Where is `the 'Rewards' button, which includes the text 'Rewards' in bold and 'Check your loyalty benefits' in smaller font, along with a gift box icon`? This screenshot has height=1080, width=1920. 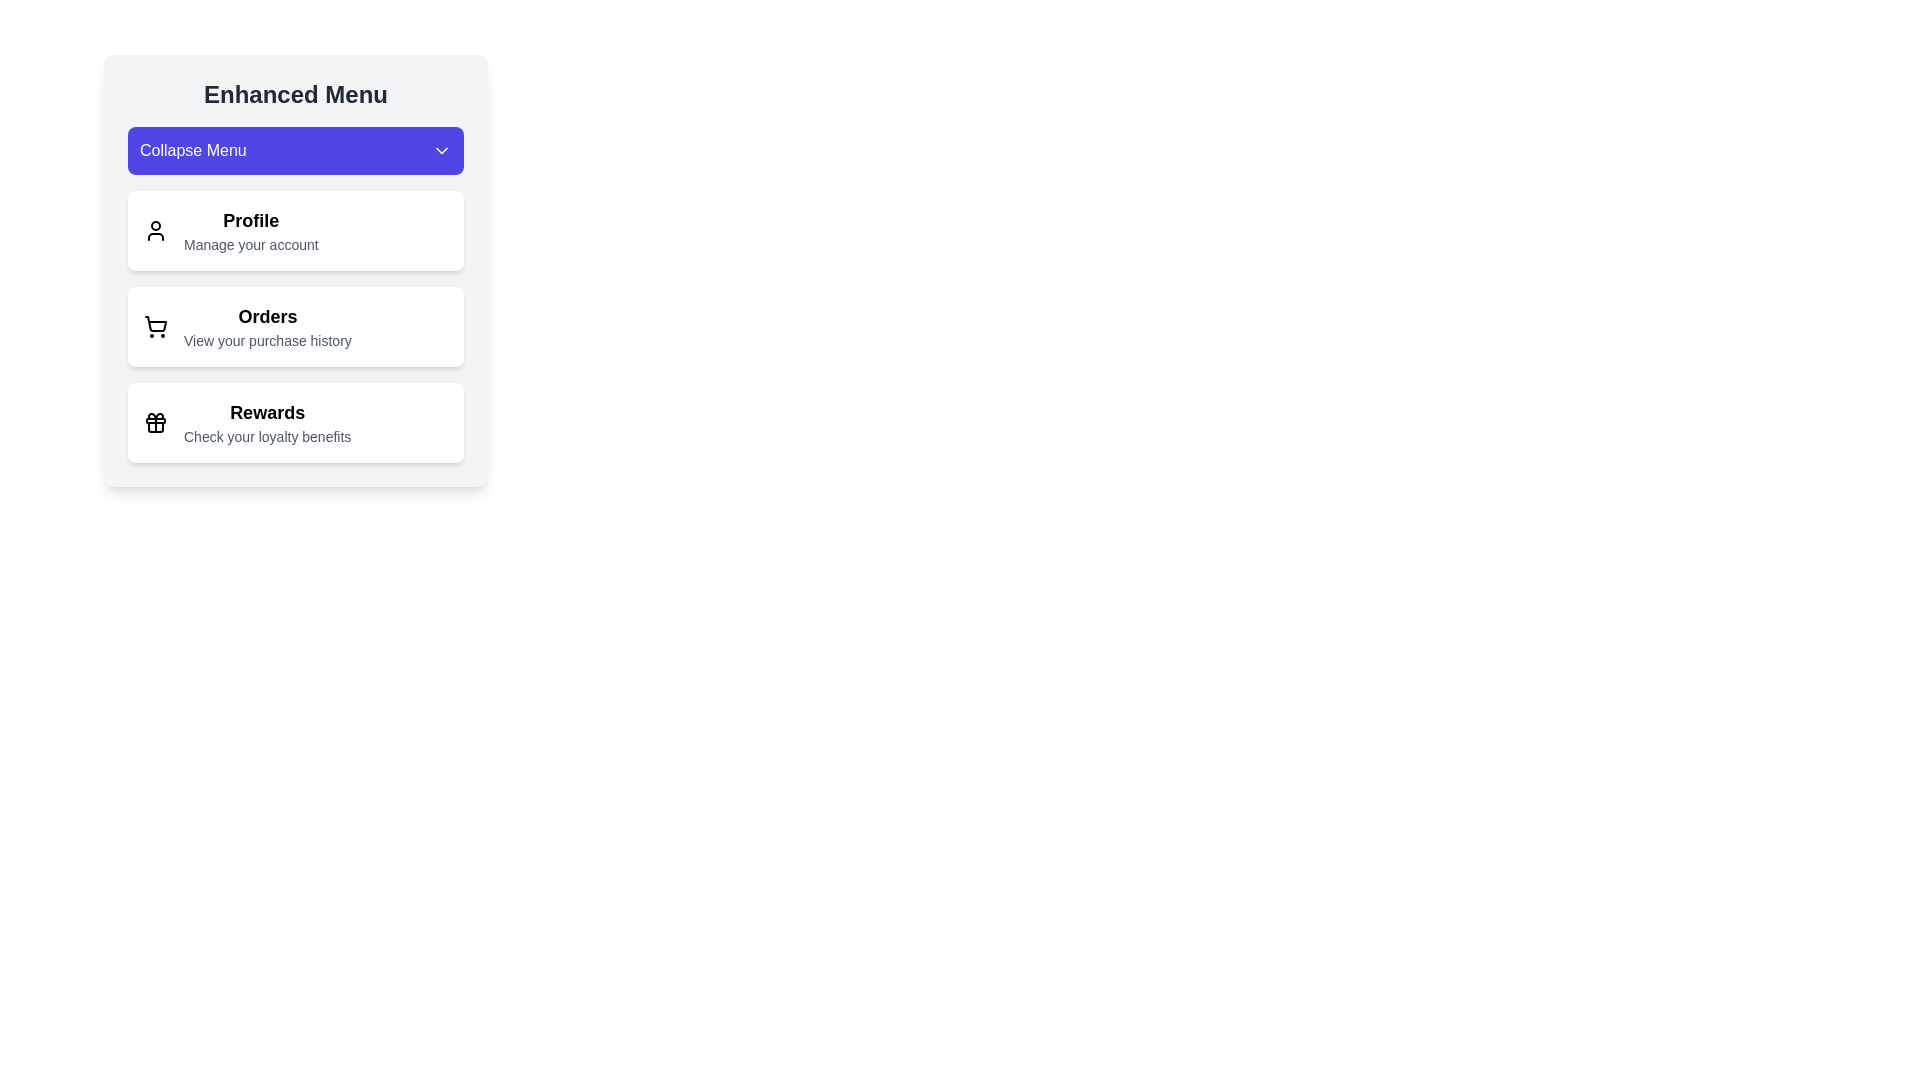
the 'Rewards' button, which includes the text 'Rewards' in bold and 'Check your loyalty benefits' in smaller font, along with a gift box icon is located at coordinates (266, 422).